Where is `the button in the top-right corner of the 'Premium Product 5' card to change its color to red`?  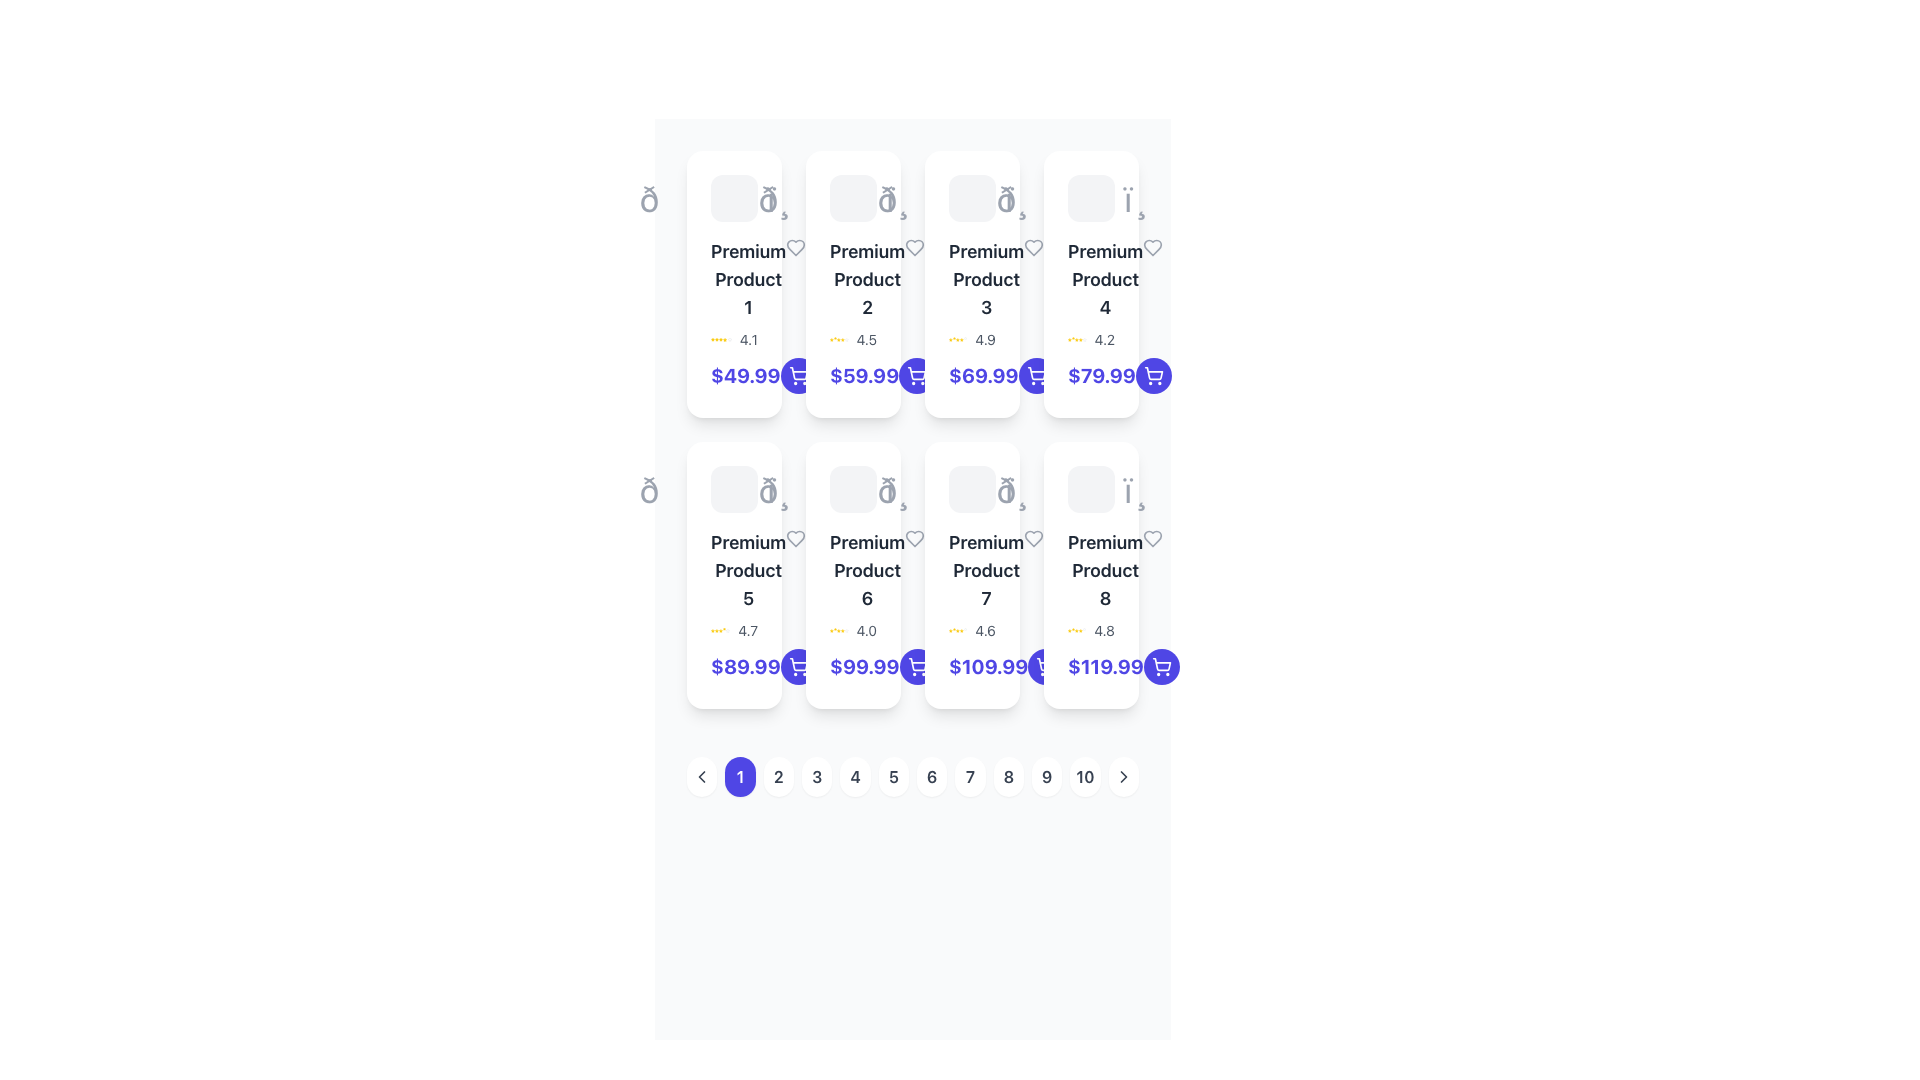
the button in the top-right corner of the 'Premium Product 5' card to change its color to red is located at coordinates (795, 538).